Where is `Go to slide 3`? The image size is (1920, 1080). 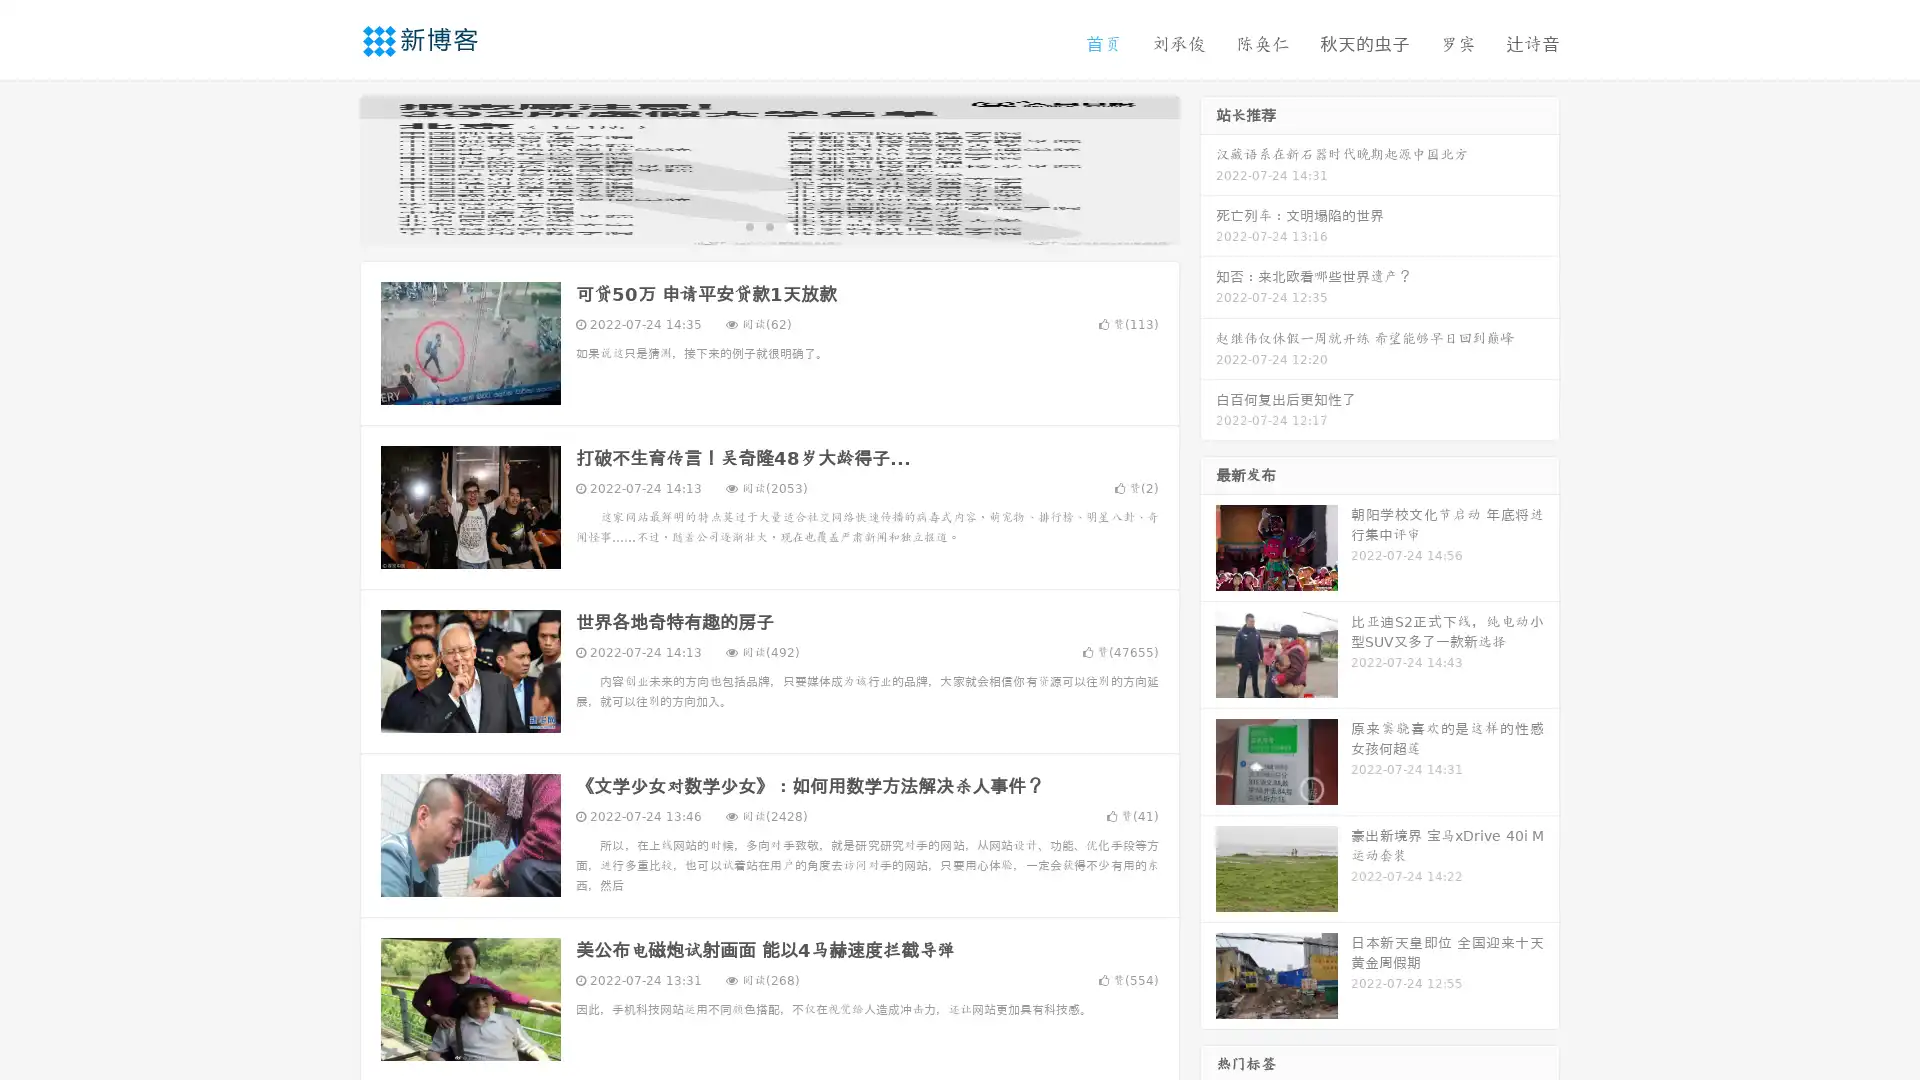
Go to slide 3 is located at coordinates (789, 225).